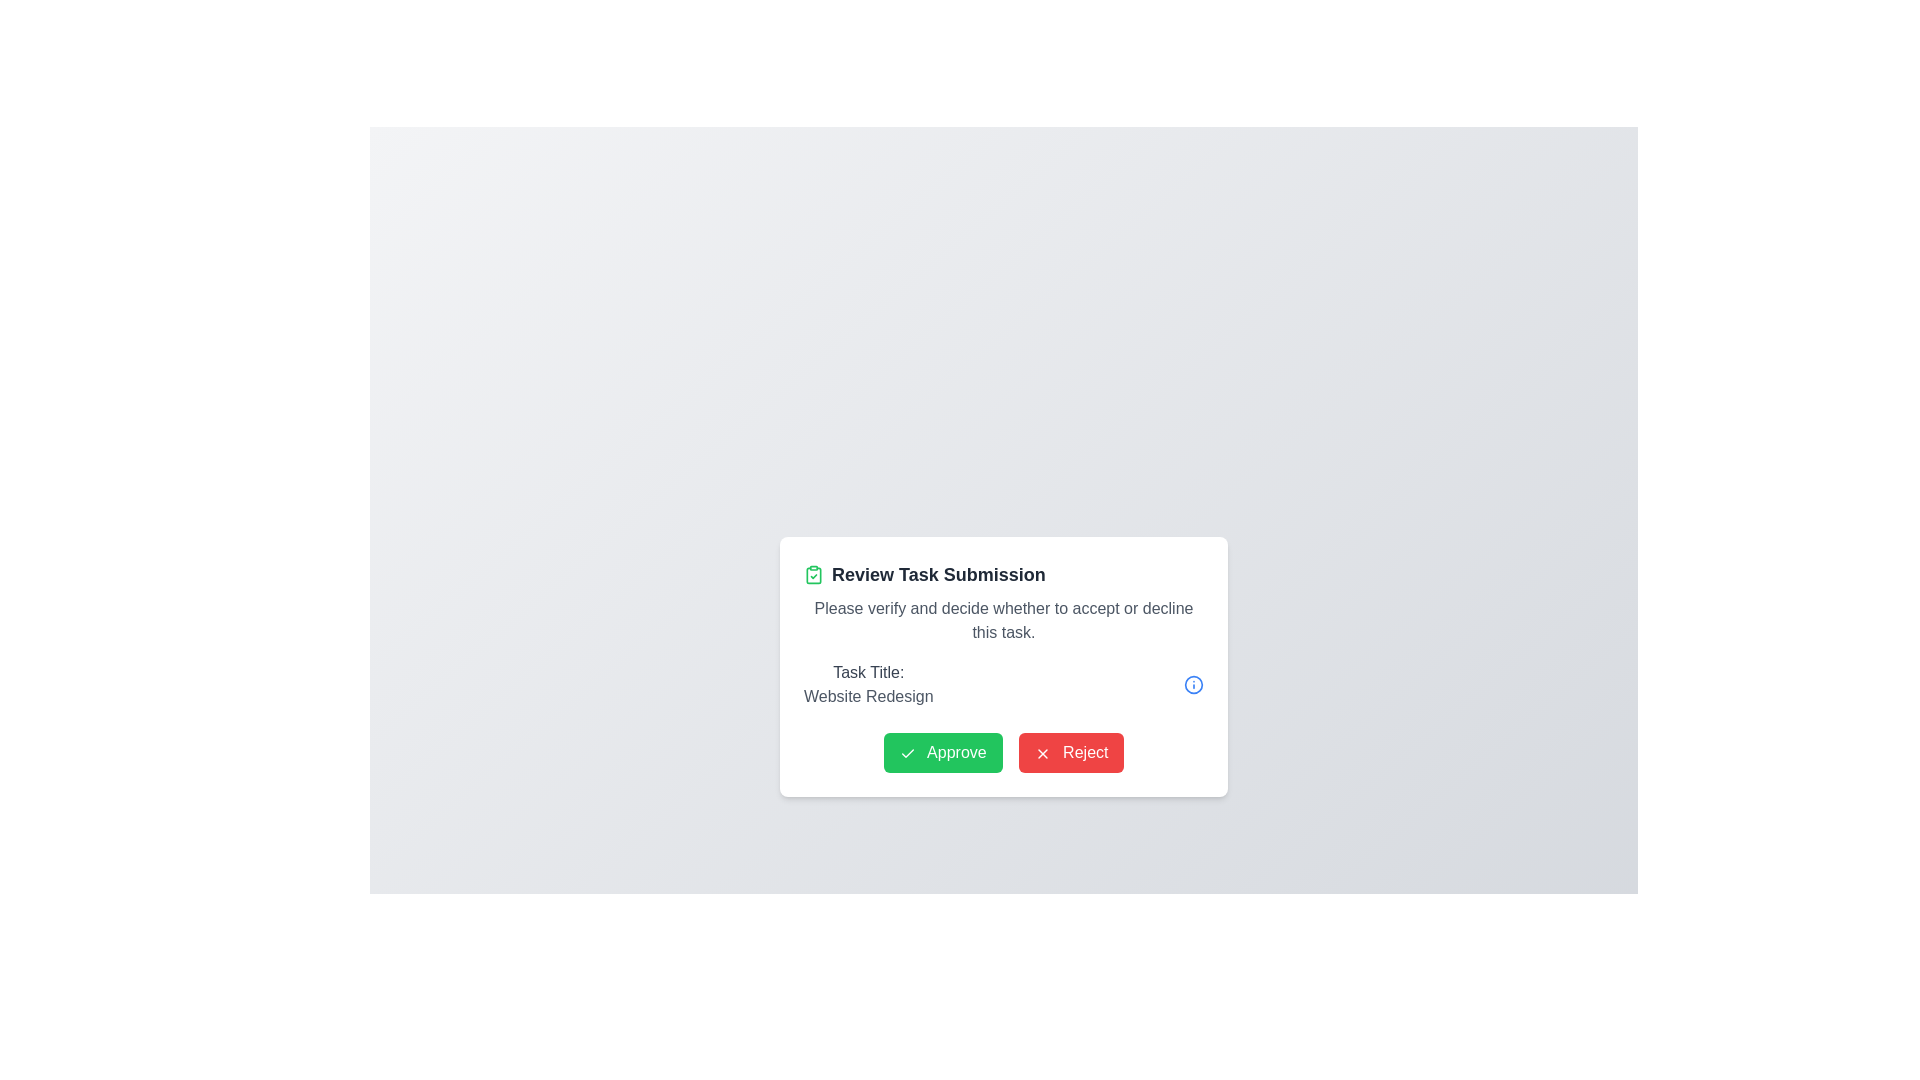  I want to click on the checkmark icon embedded on the left side of the green 'Approve' button located in the bottom-left corner of the dialog box, so click(906, 753).